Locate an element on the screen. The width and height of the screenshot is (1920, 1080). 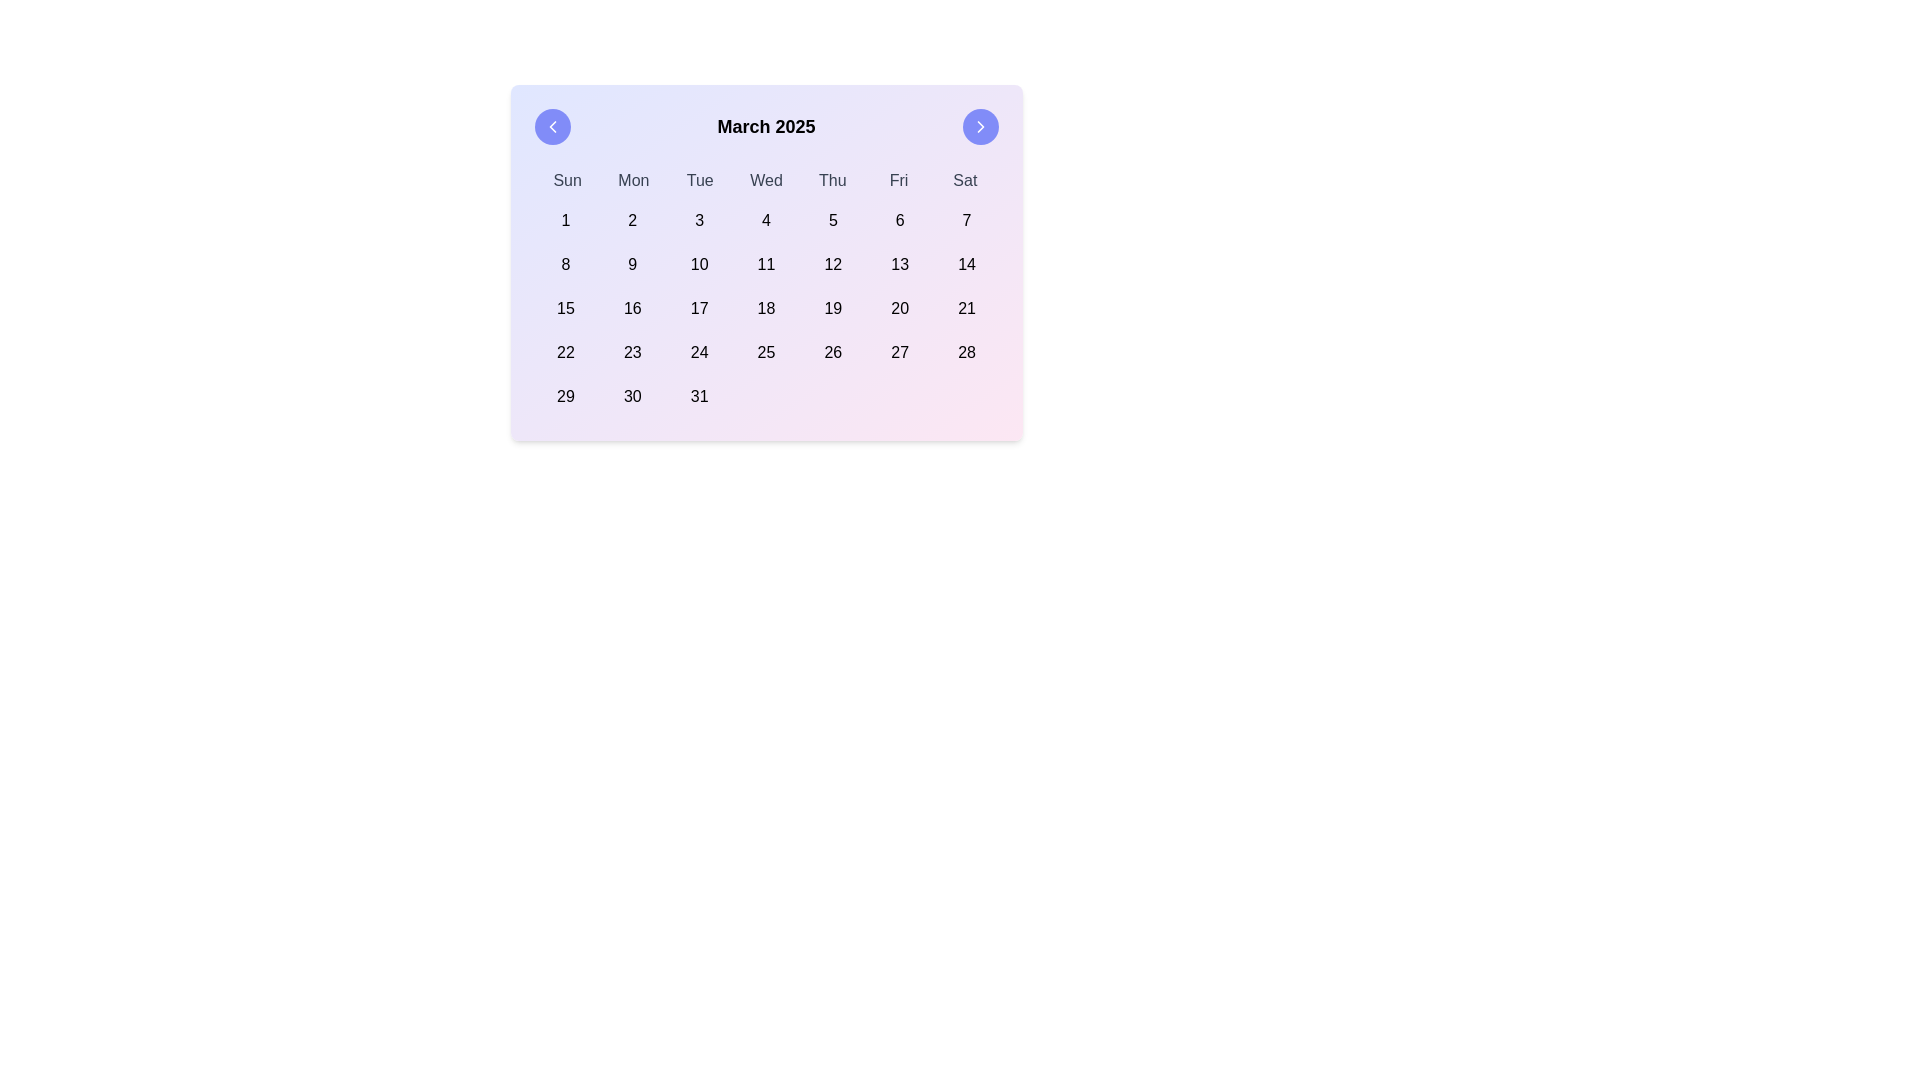
the button representing the date '20' located in the third row and sixth column of the date grid is located at coordinates (899, 308).